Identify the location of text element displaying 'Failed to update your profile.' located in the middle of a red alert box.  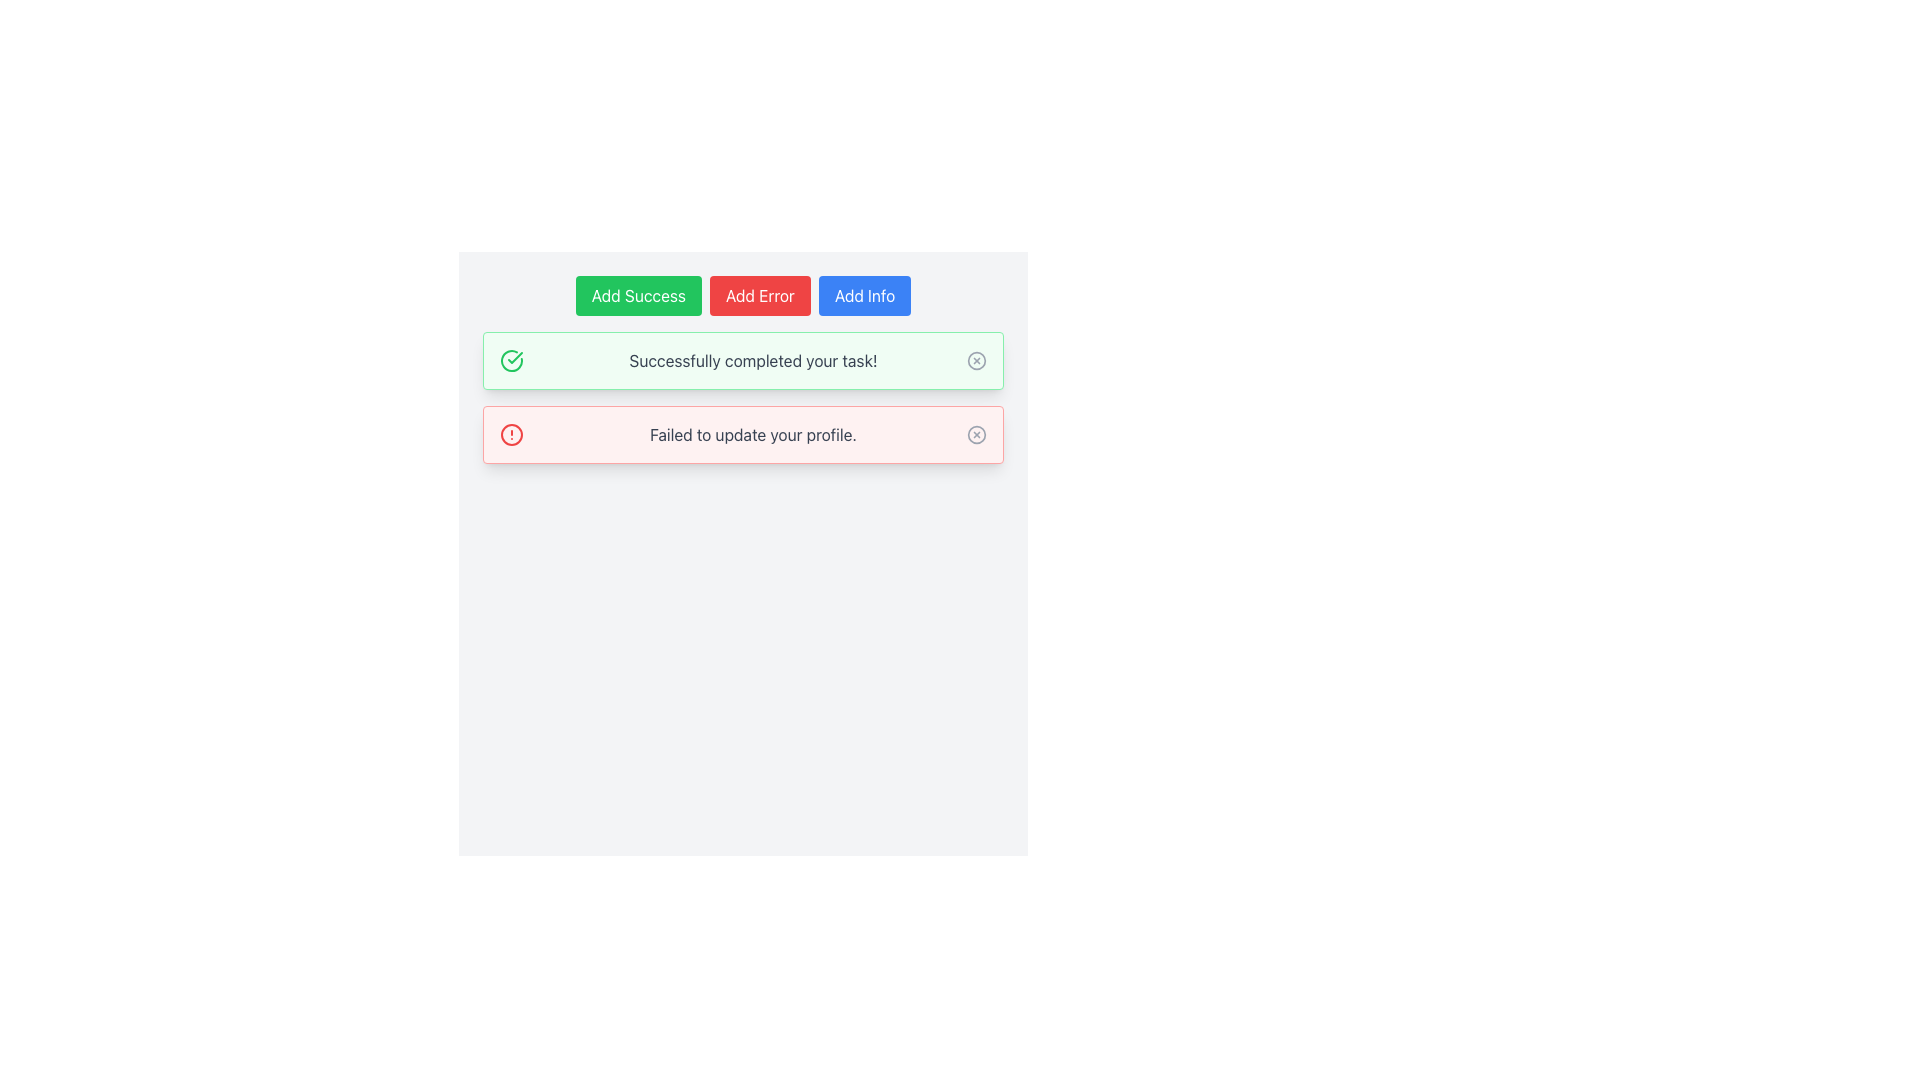
(752, 434).